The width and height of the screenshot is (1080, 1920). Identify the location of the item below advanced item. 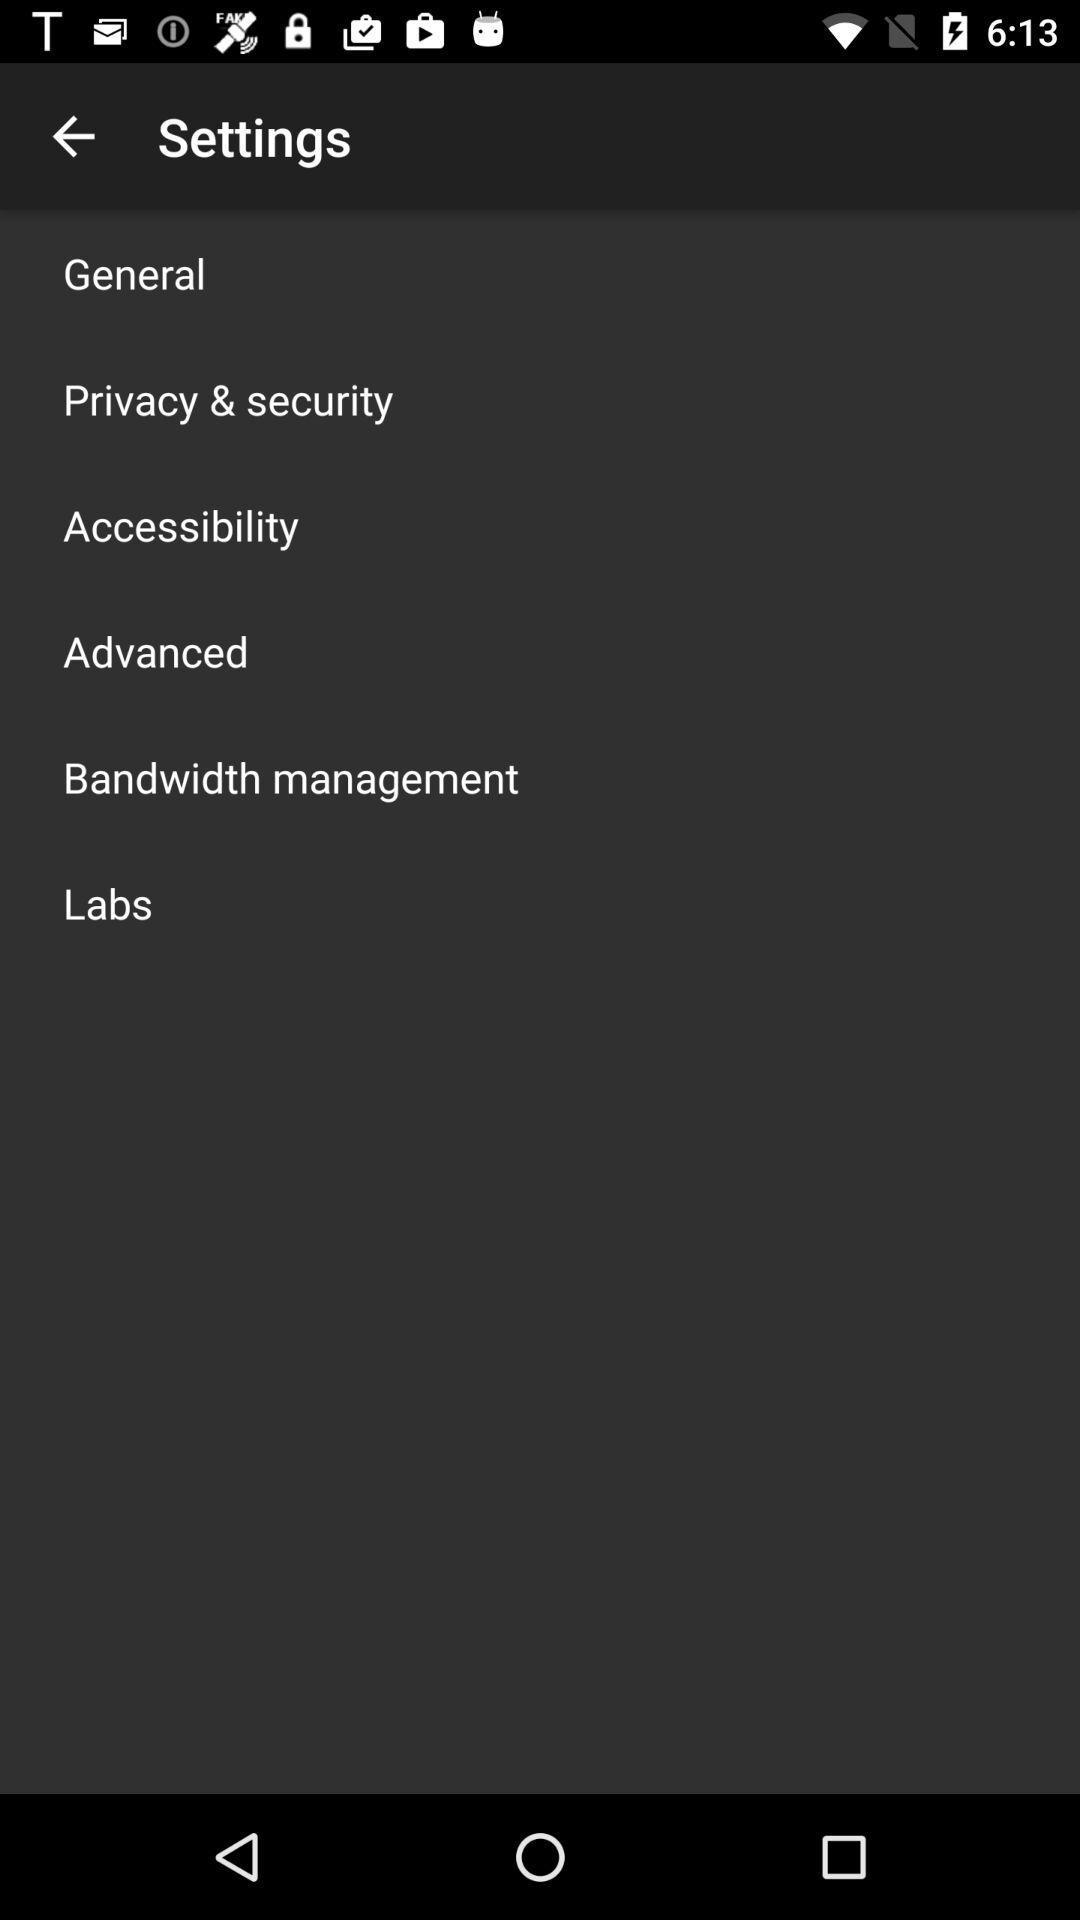
(290, 776).